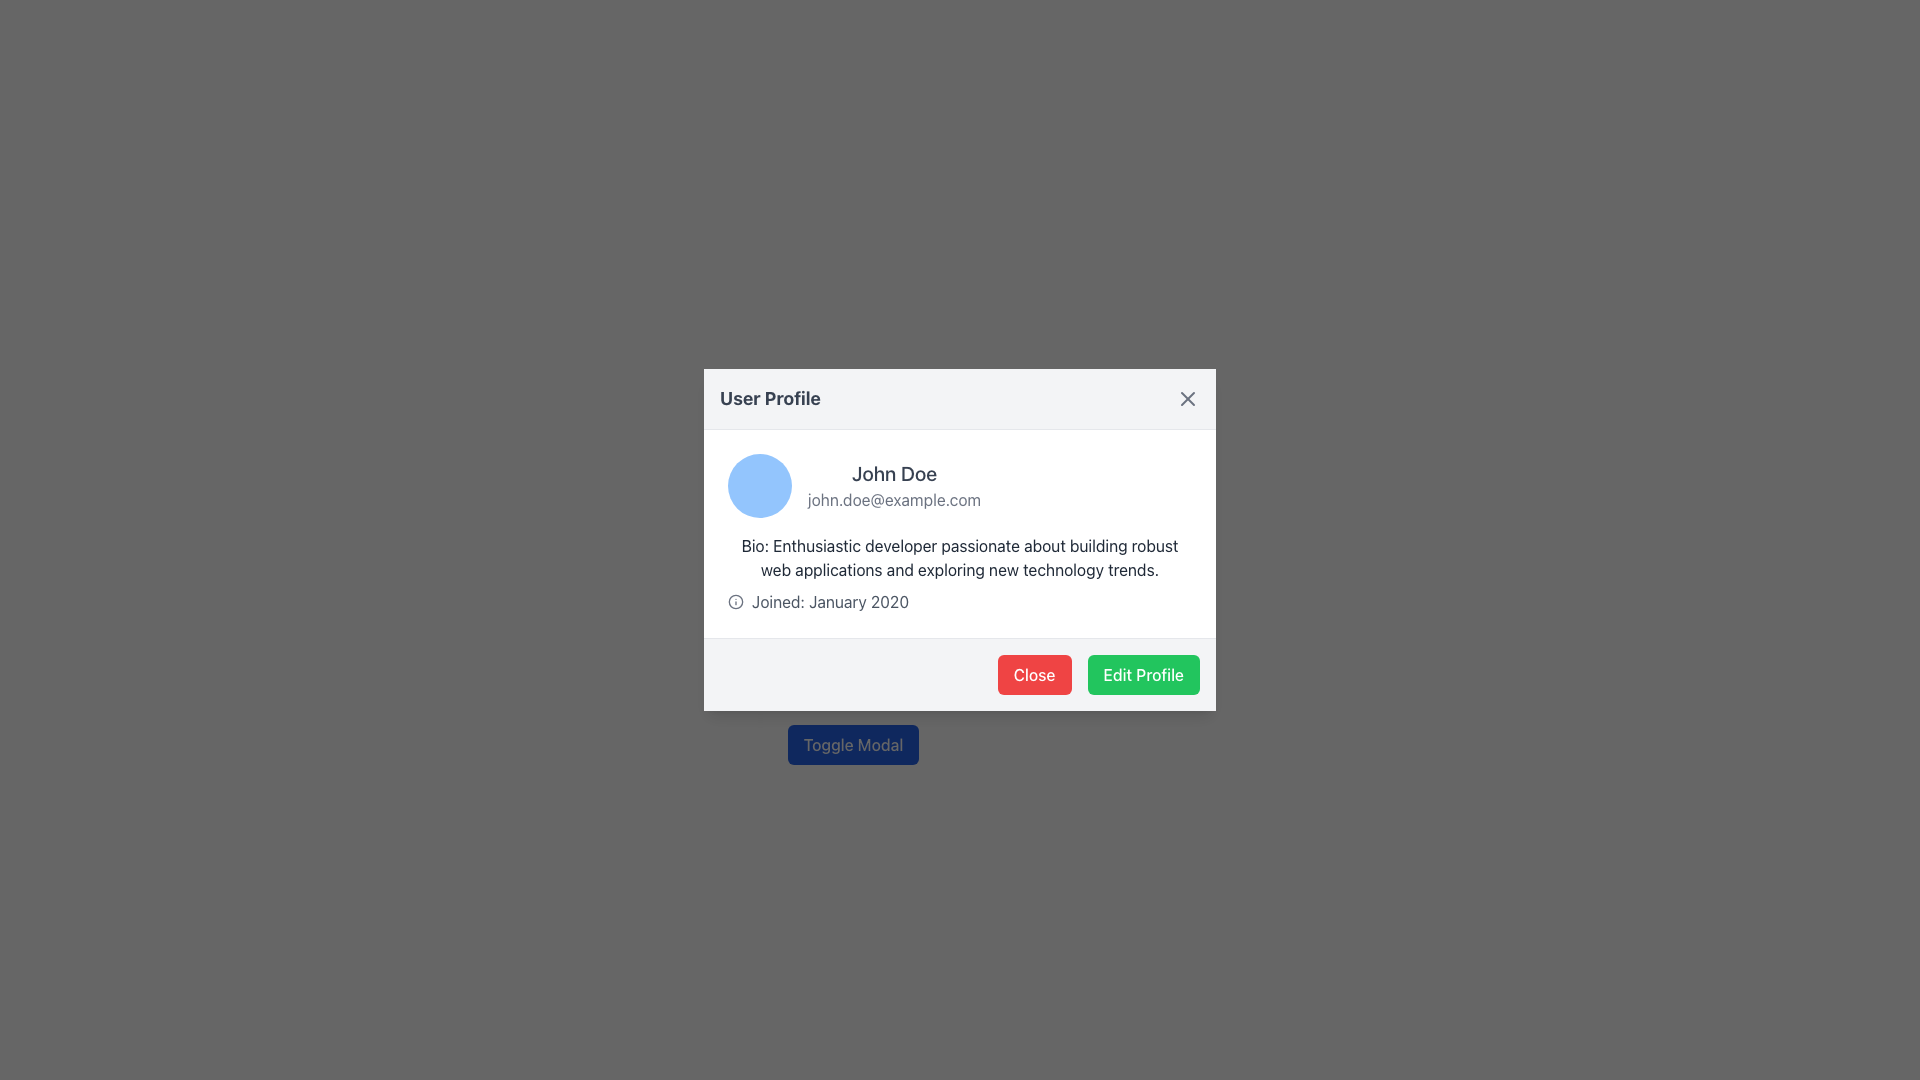 The width and height of the screenshot is (1920, 1080). I want to click on the button in the upper-right corner of the modal dialog, so click(1188, 398).